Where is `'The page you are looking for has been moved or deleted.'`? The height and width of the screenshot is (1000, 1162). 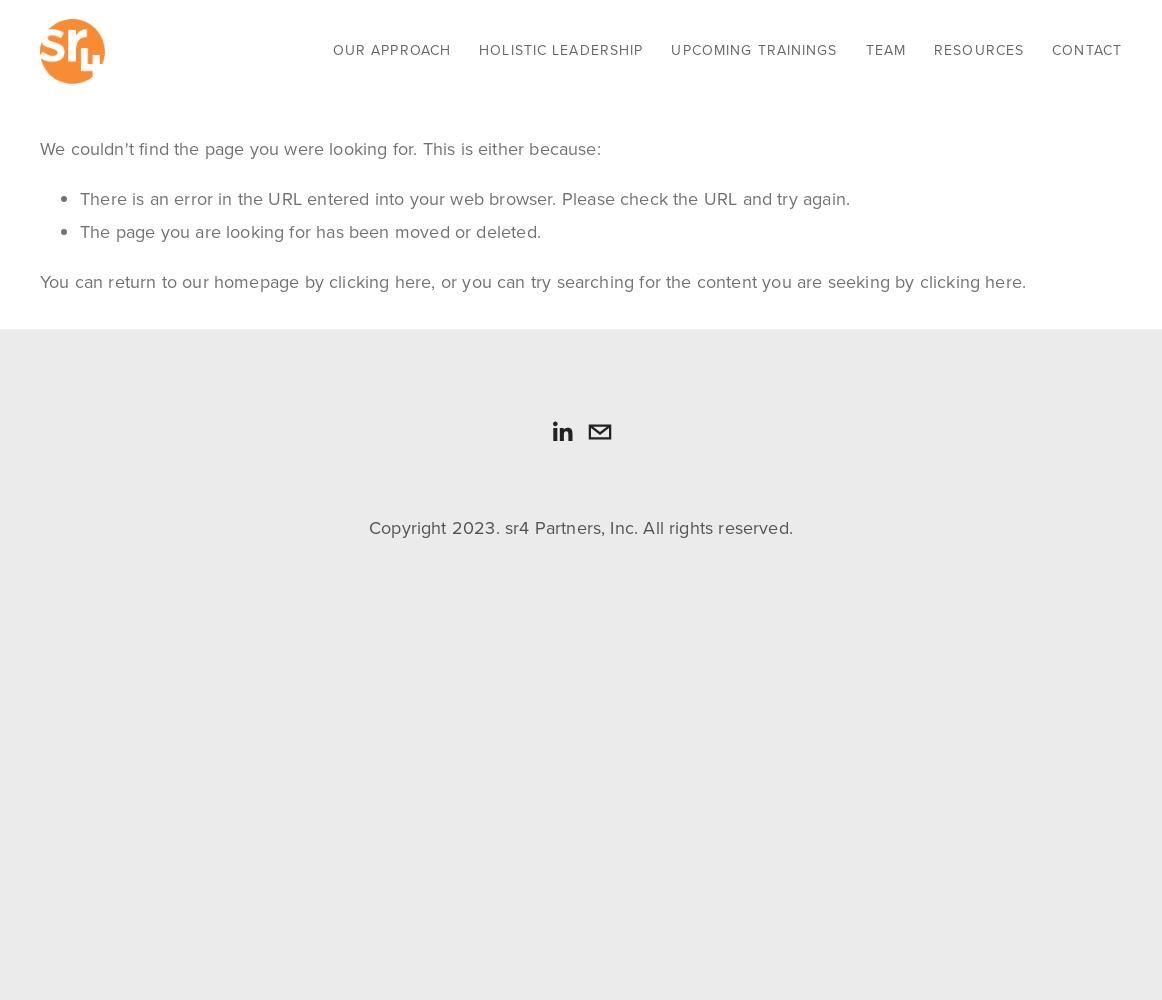 'The page you are looking for has been moved or deleted.' is located at coordinates (78, 230).